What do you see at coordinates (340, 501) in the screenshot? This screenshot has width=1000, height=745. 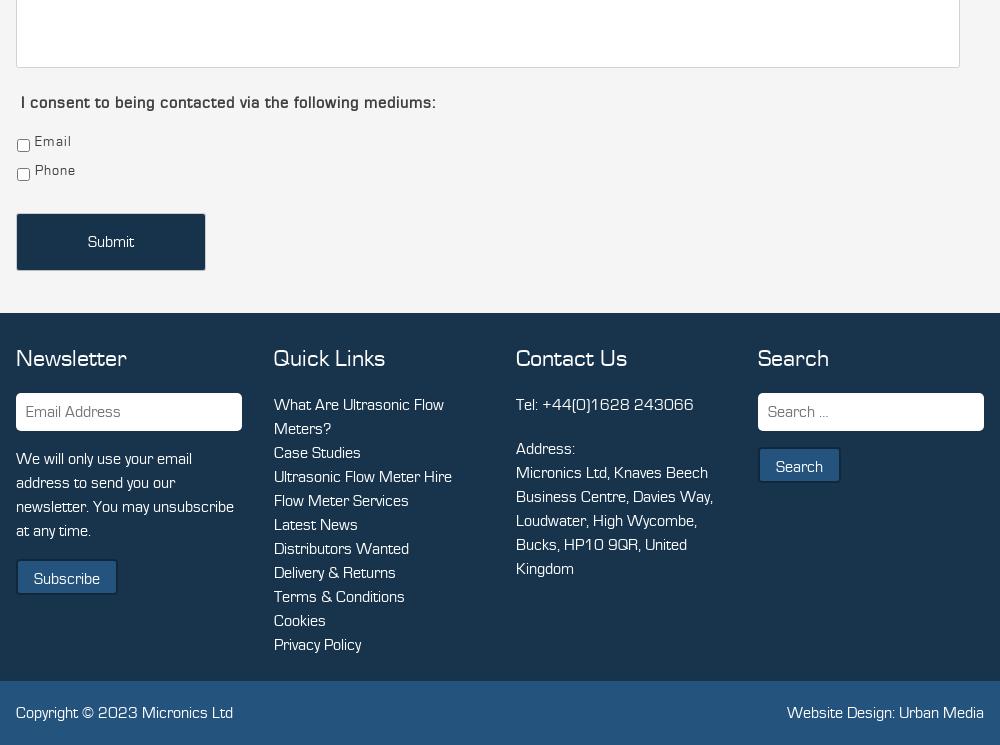 I see `'Flow Meter Services'` at bounding box center [340, 501].